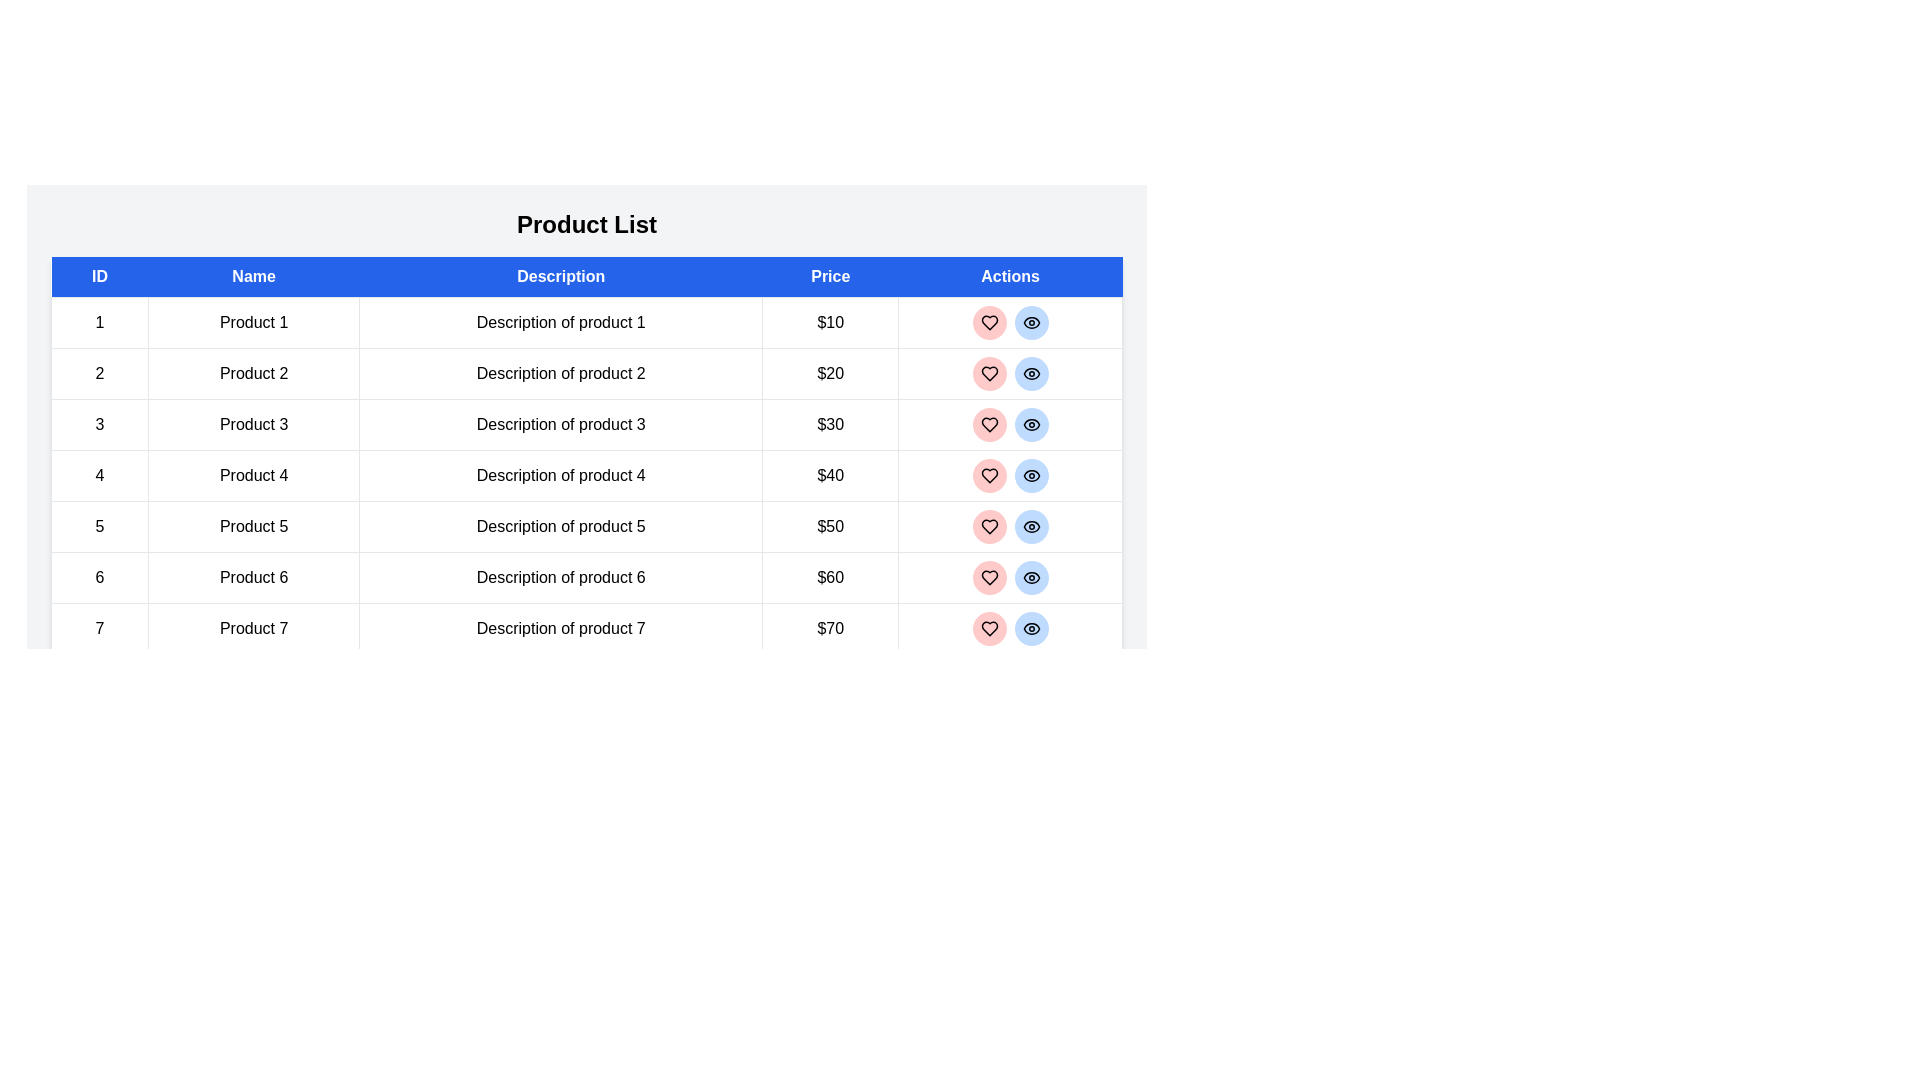 The height and width of the screenshot is (1080, 1920). Describe the element at coordinates (585, 627) in the screenshot. I see `the row corresponding to product 7` at that location.